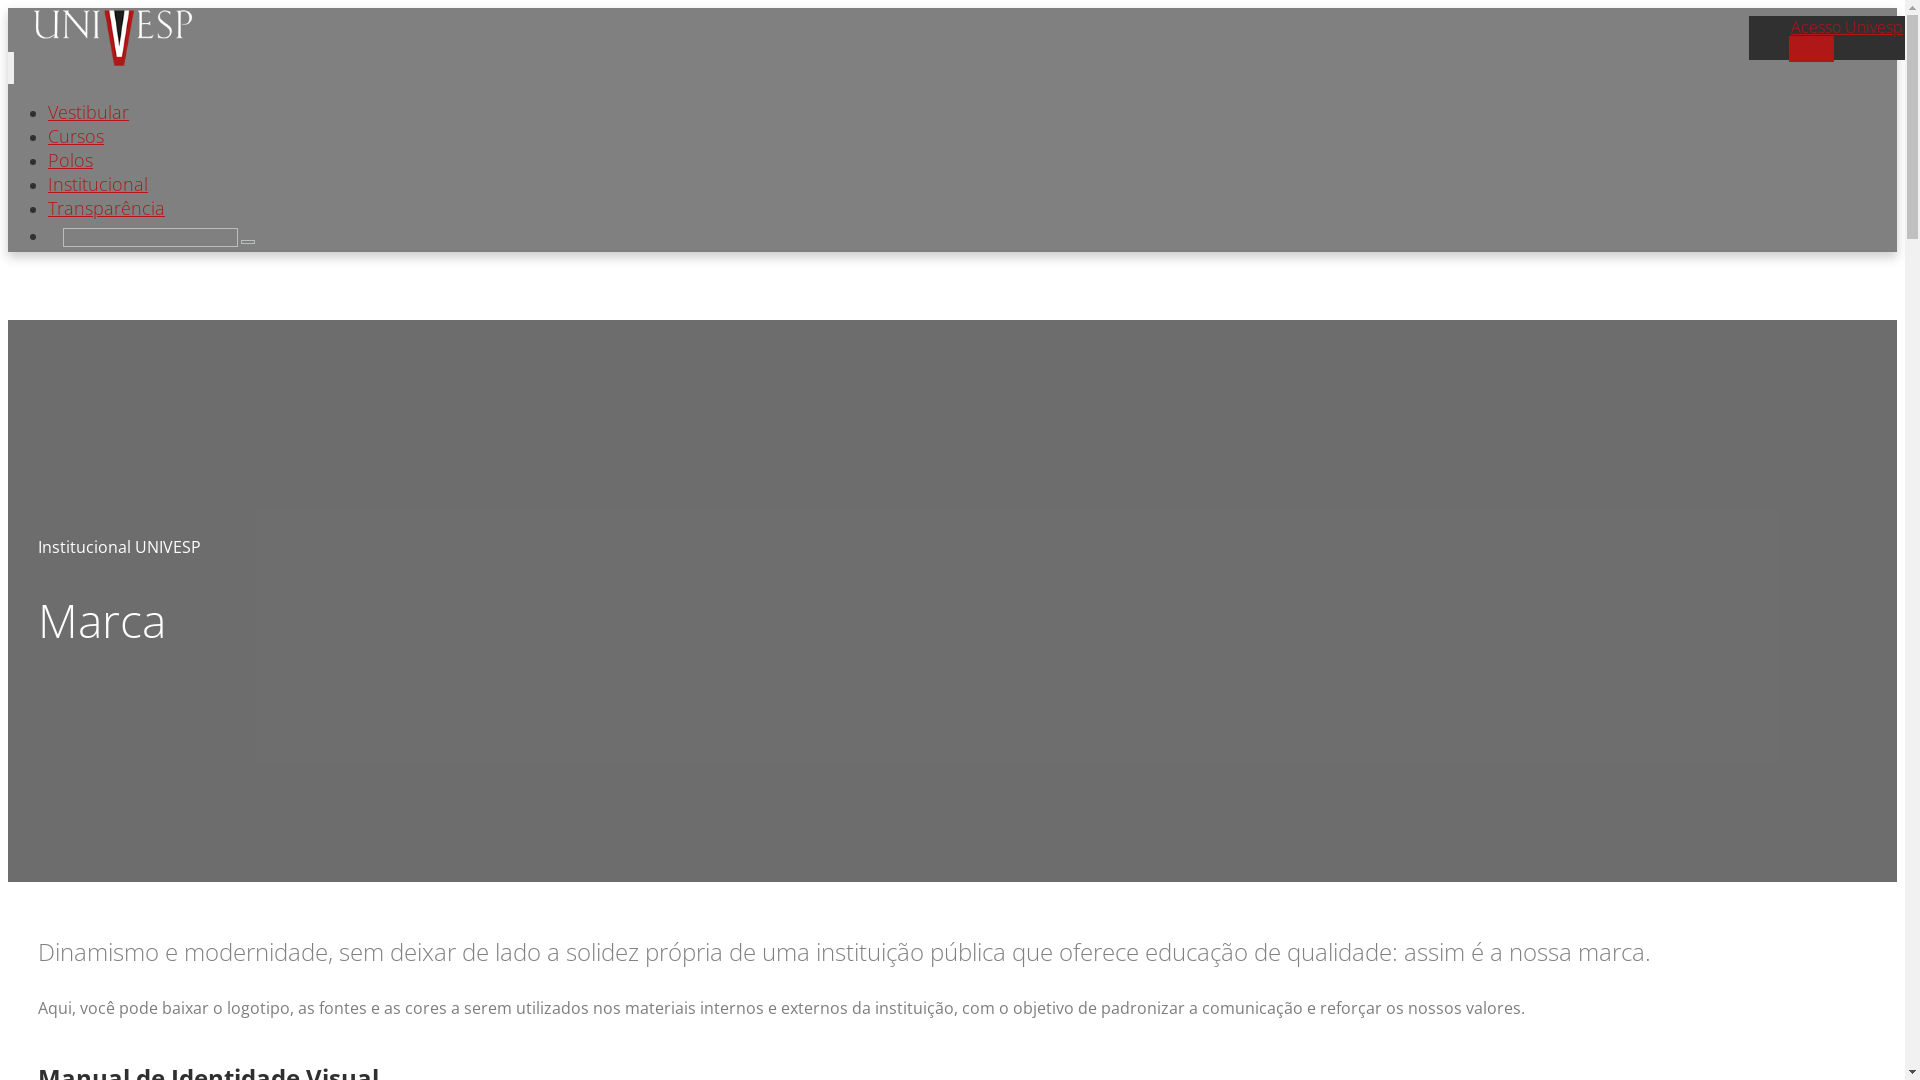 The height and width of the screenshot is (1080, 1920). I want to click on 'Polos', so click(48, 158).